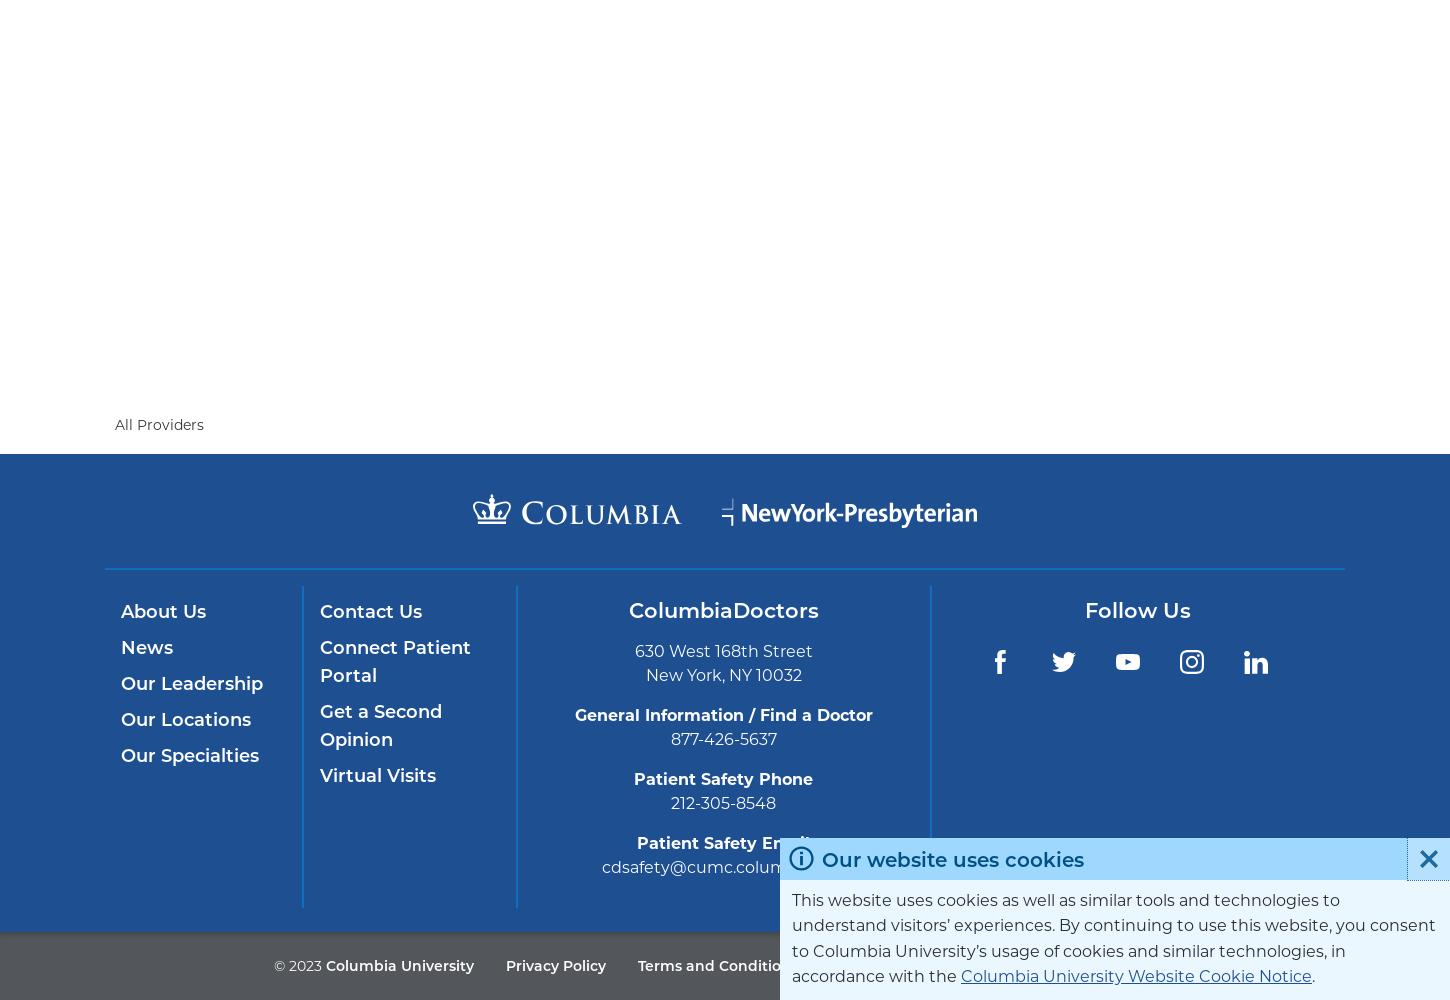 This screenshot has height=1000, width=1450. What do you see at coordinates (376, 776) in the screenshot?
I see `'Virtual Visits'` at bounding box center [376, 776].